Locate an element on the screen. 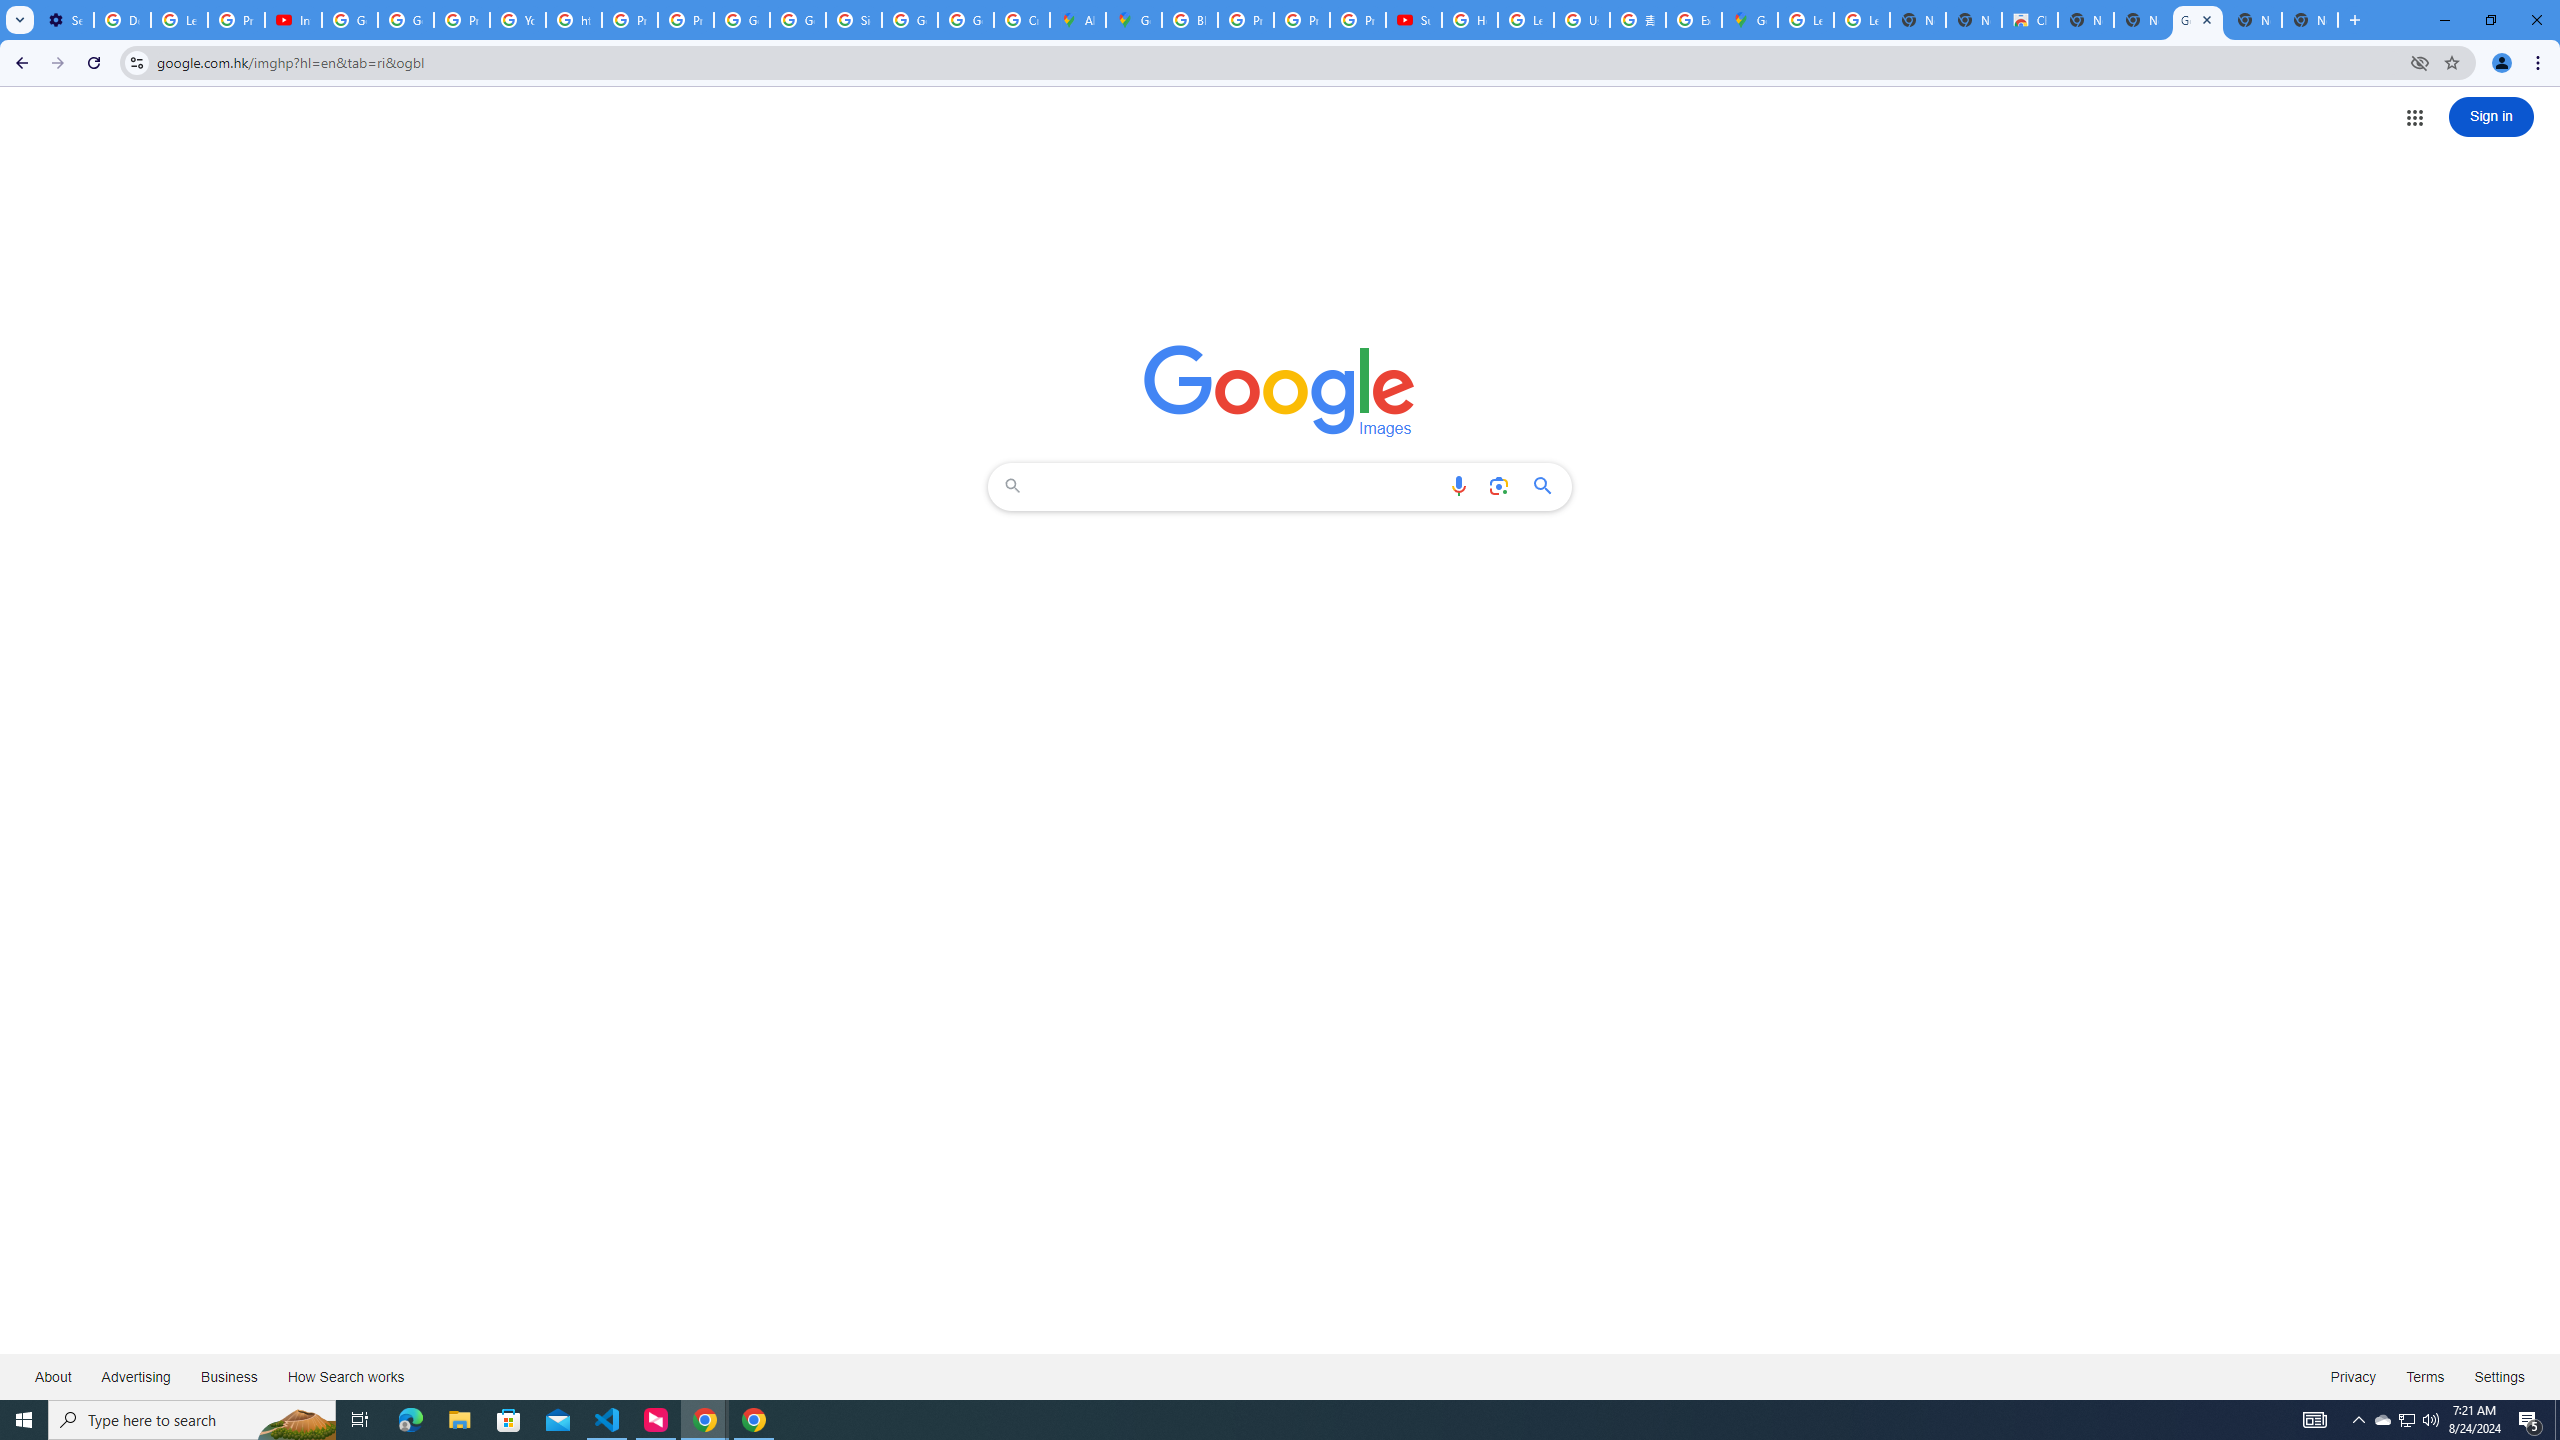 Image resolution: width=2560 pixels, height=1440 pixels. 'Settings - Customize profile' is located at coordinates (65, 19).